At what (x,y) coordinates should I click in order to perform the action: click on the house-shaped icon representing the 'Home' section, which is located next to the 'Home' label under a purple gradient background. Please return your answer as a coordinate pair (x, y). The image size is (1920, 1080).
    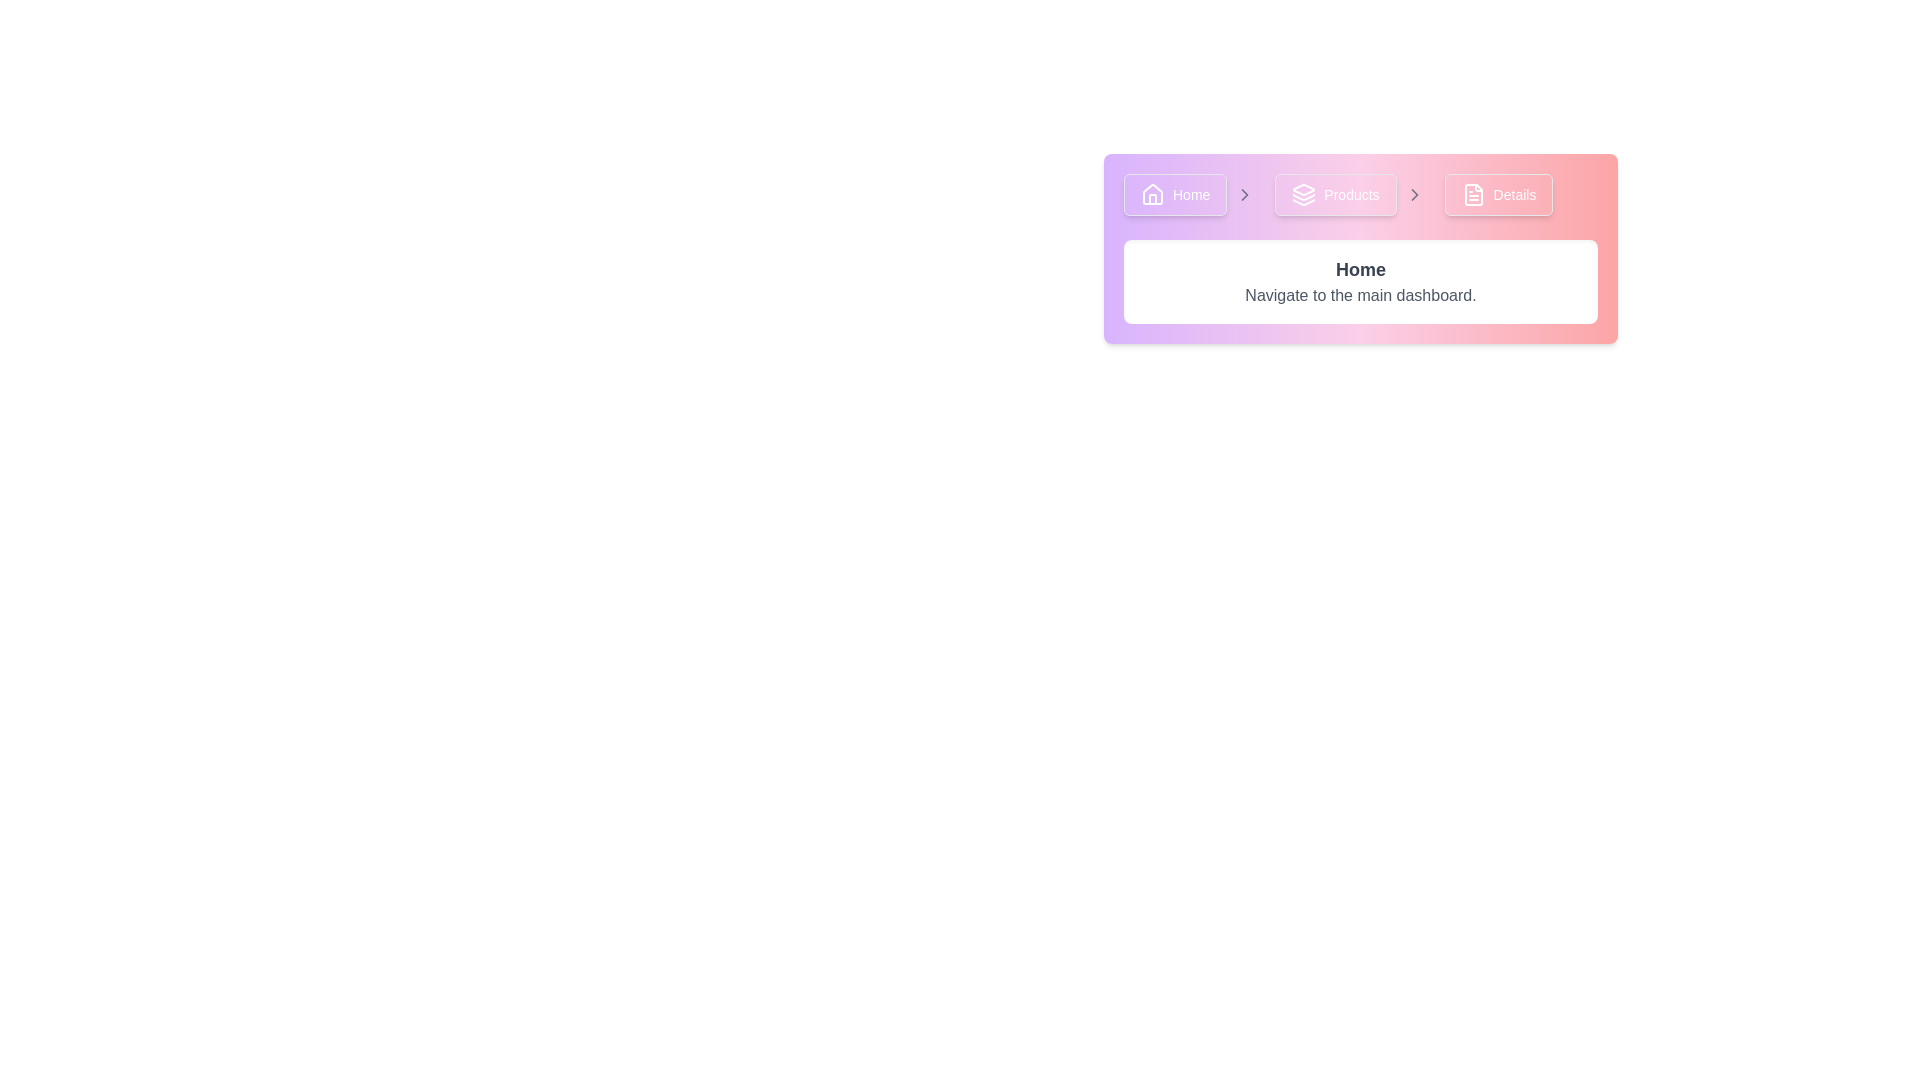
    Looking at the image, I should click on (1152, 195).